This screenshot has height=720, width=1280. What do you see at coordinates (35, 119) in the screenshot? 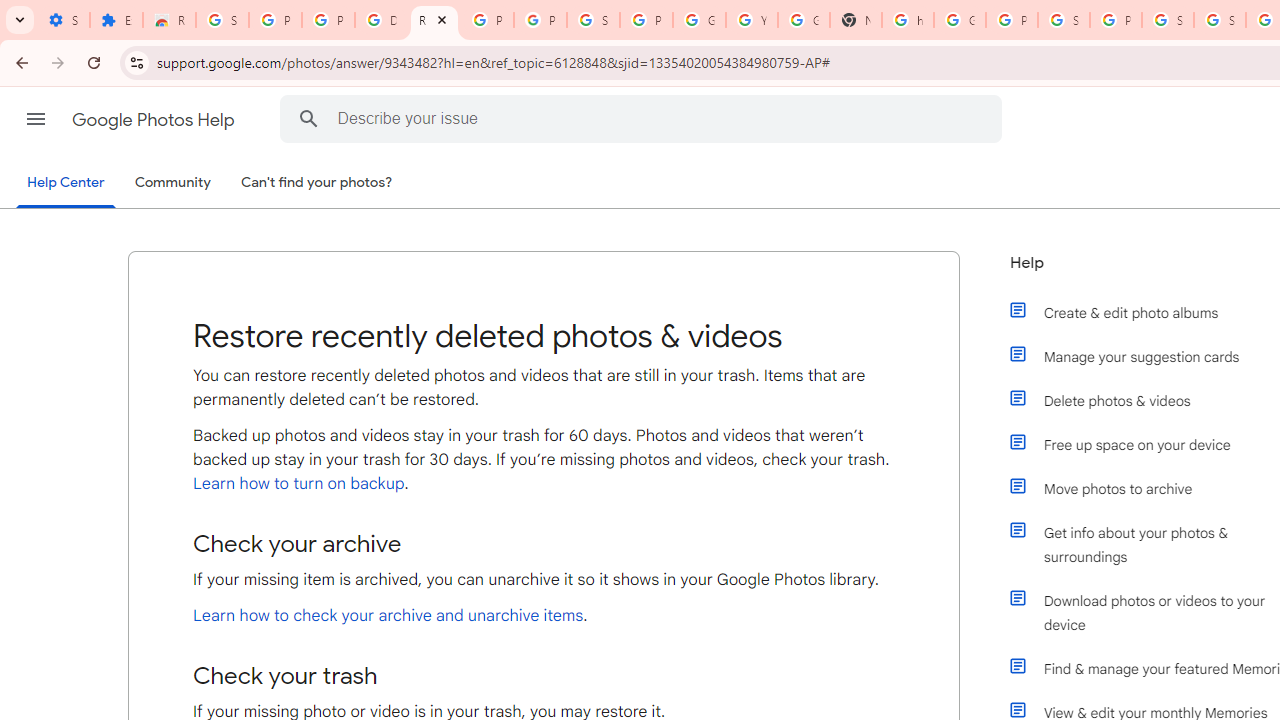
I see `'Main menu'` at bounding box center [35, 119].